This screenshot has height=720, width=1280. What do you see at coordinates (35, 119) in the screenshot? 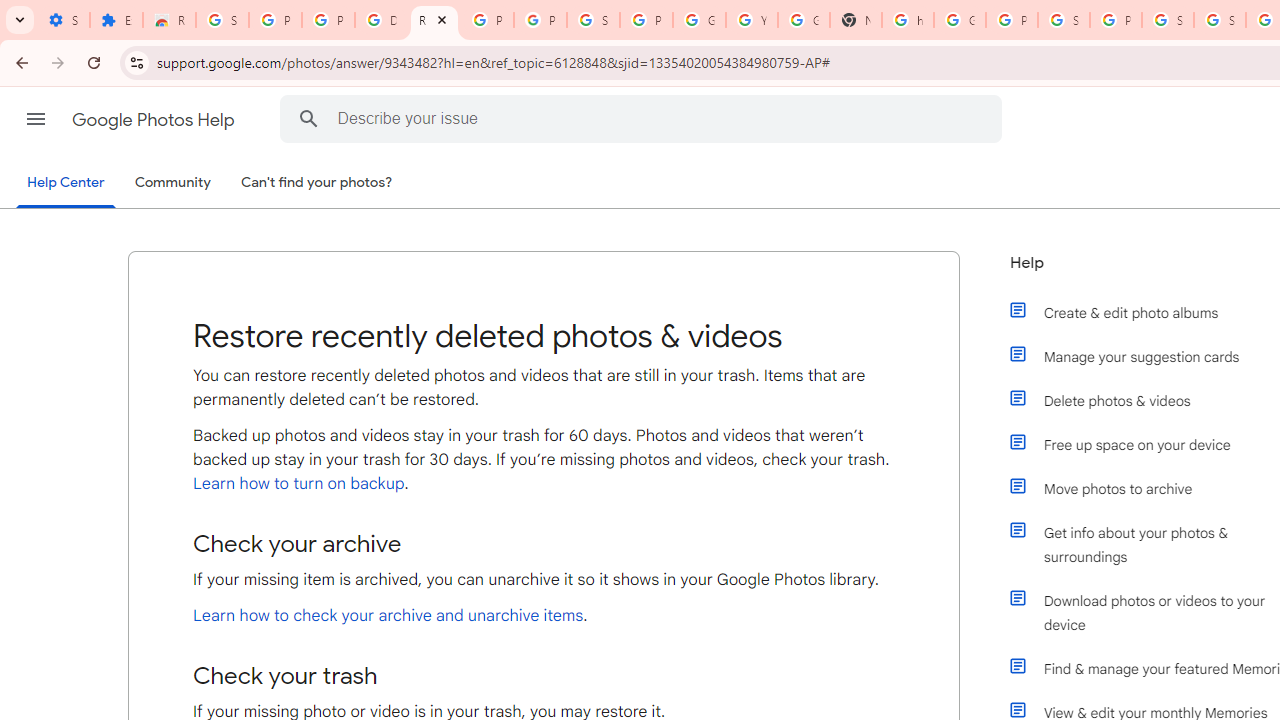
I see `'Main menu'` at bounding box center [35, 119].